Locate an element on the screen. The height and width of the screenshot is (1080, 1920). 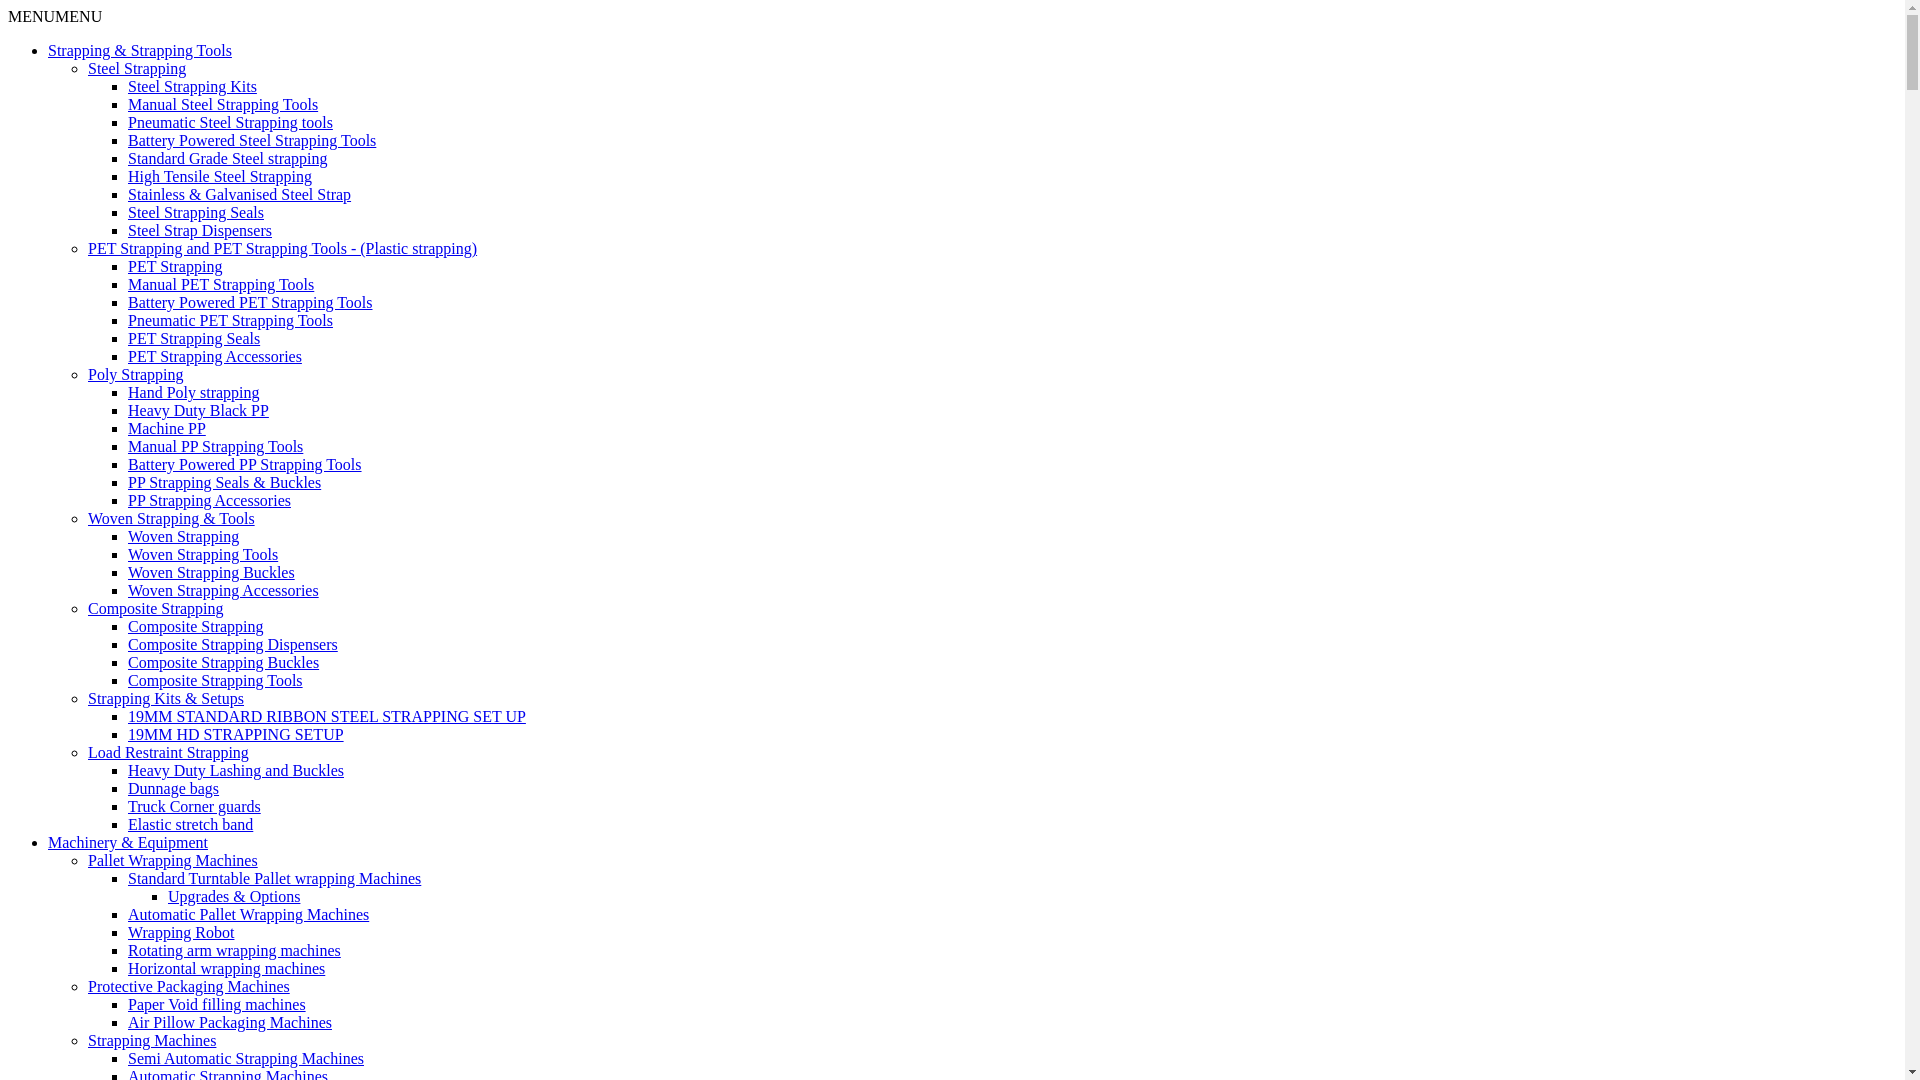
'Semi Automatic Strapping Machines' is located at coordinates (244, 1057).